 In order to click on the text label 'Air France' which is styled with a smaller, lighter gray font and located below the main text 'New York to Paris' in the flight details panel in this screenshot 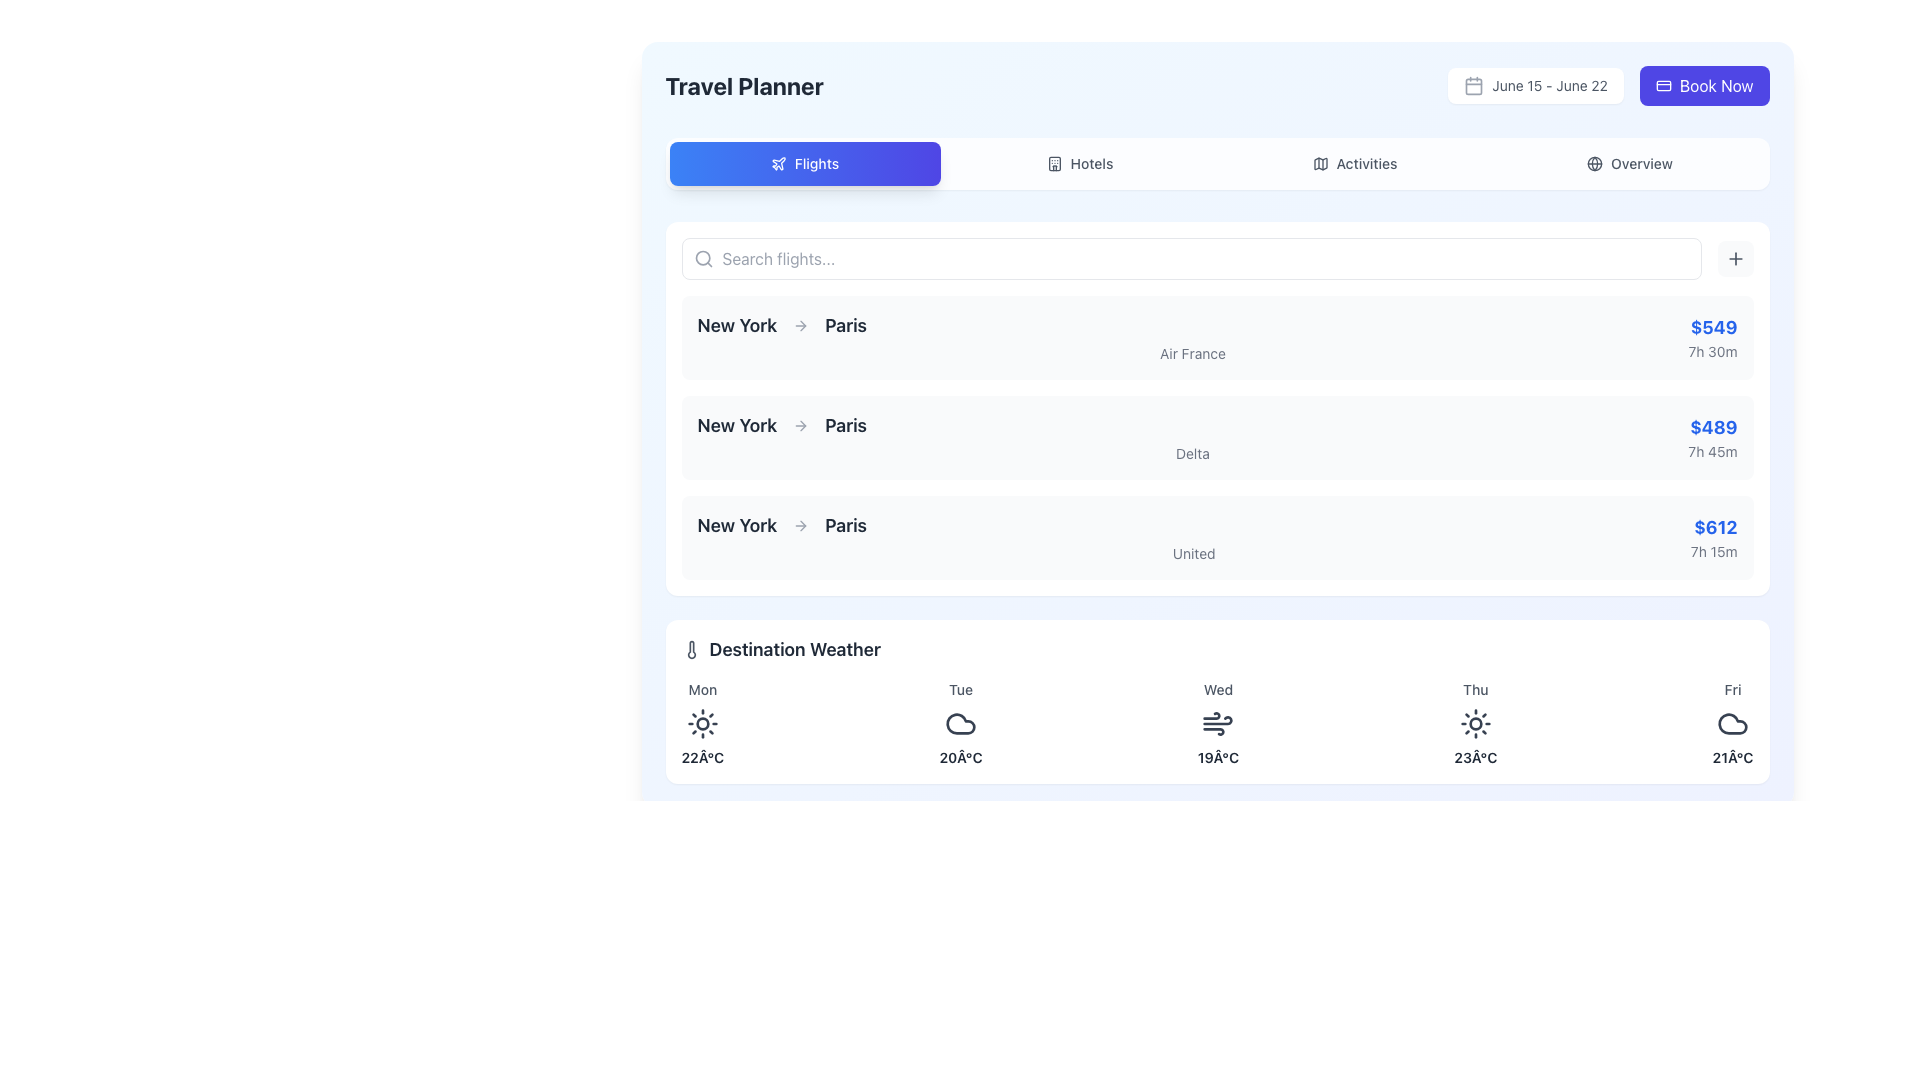, I will do `click(1192, 353)`.